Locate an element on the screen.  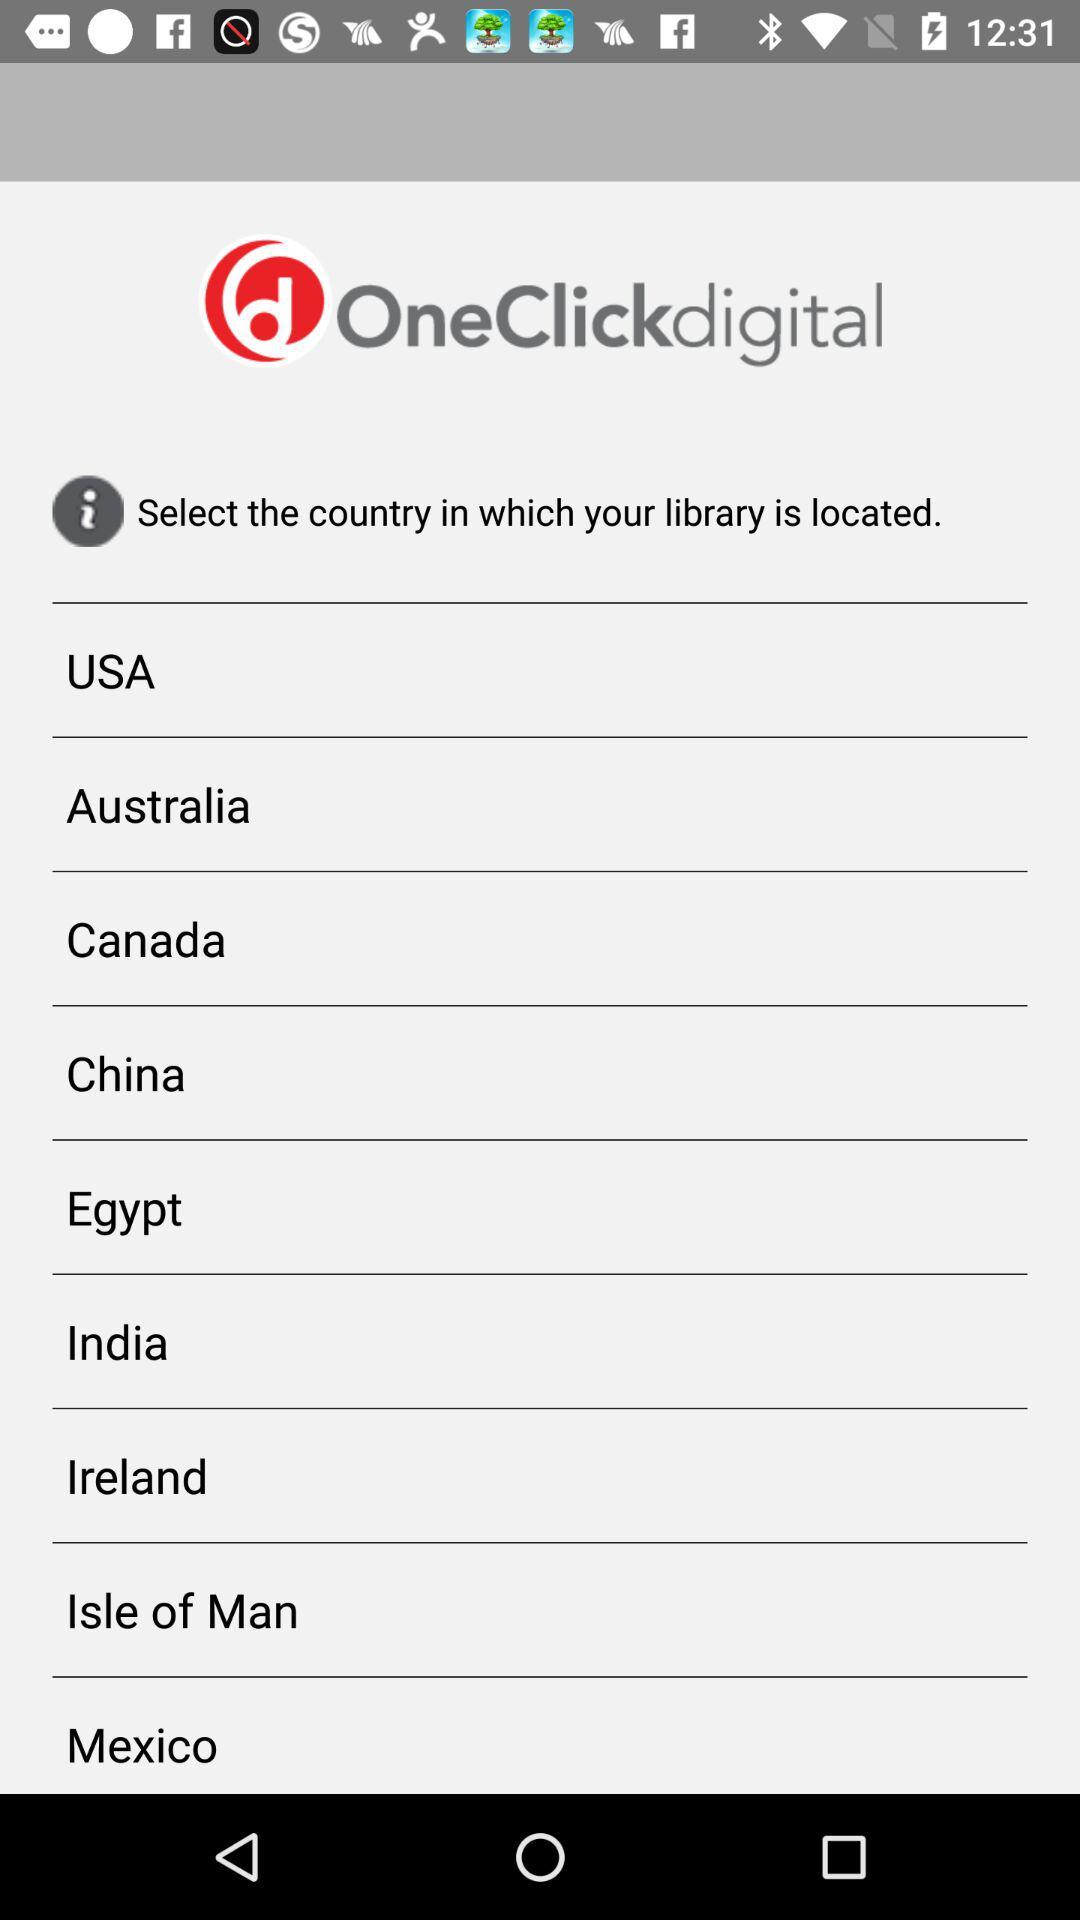
icon below canada is located at coordinates (540, 1071).